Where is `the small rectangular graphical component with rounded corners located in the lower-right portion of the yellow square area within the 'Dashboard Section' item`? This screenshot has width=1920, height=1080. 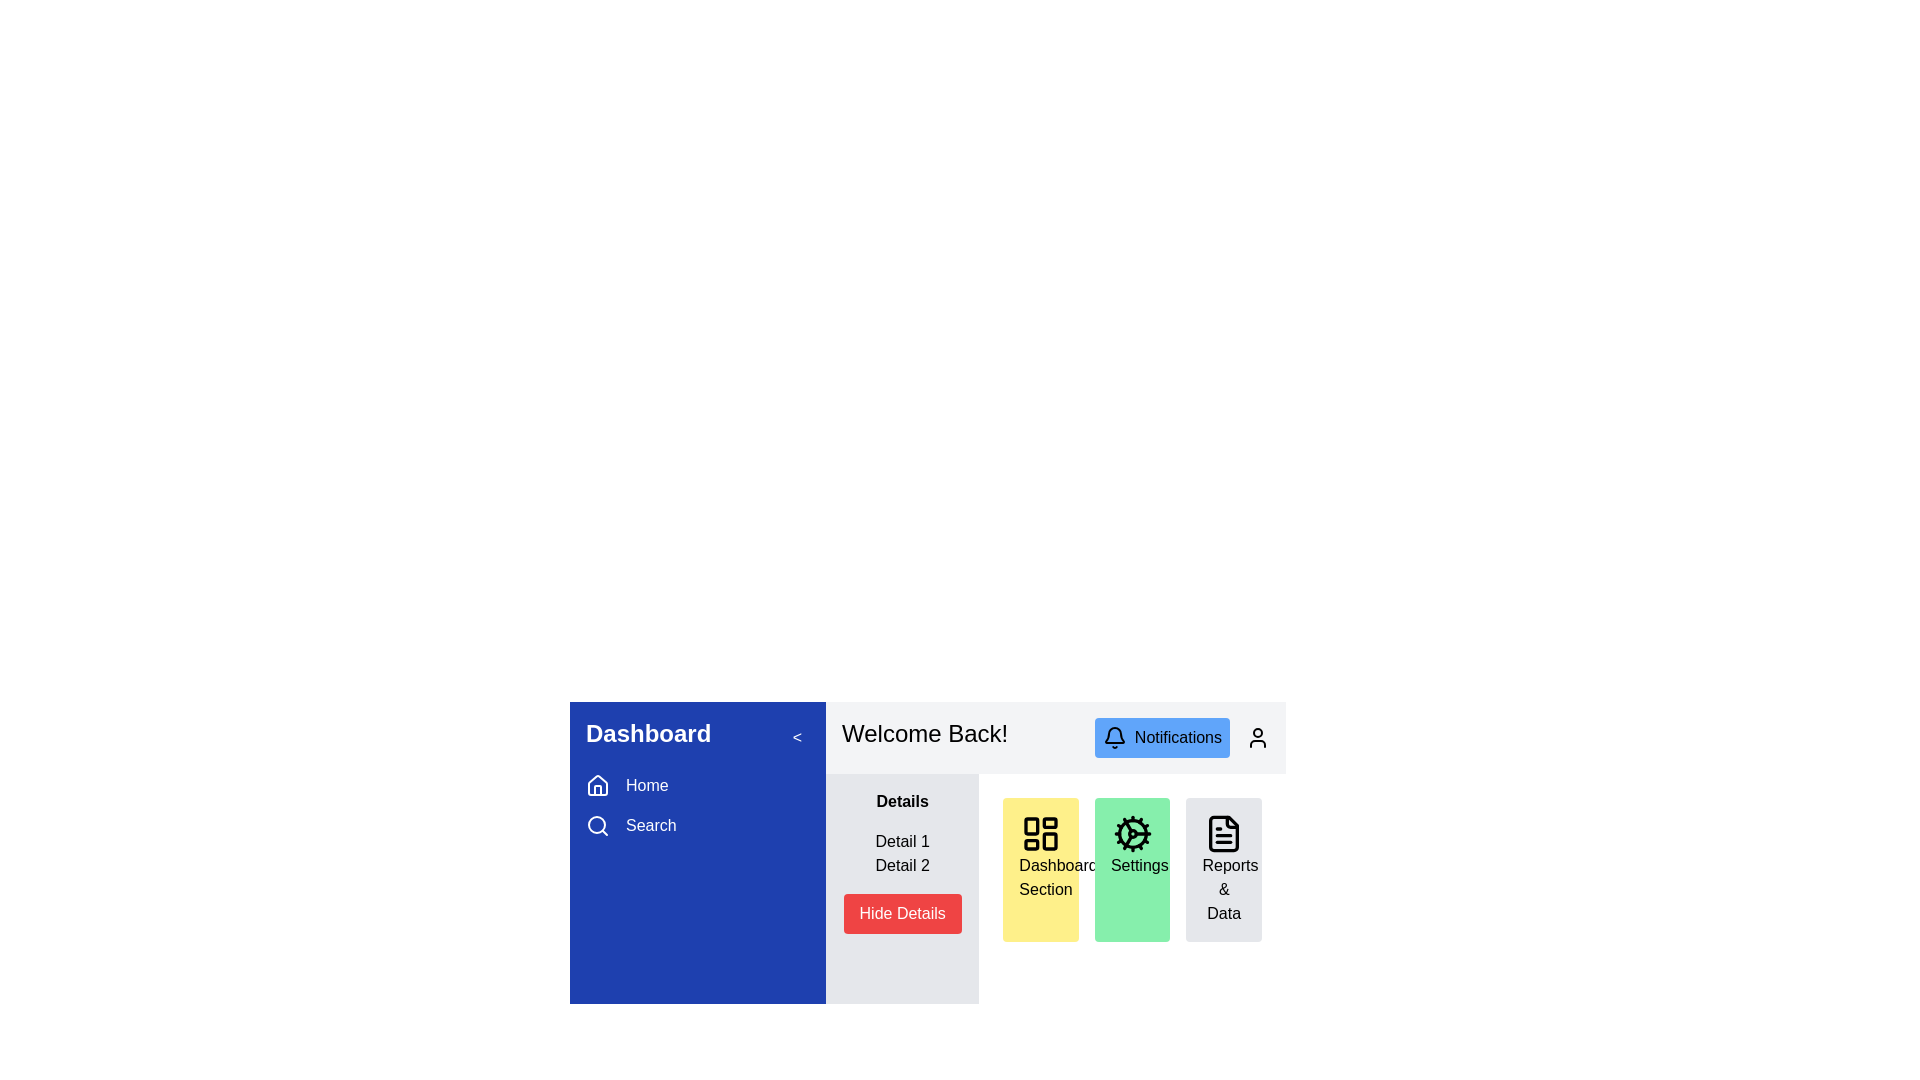 the small rectangular graphical component with rounded corners located in the lower-right portion of the yellow square area within the 'Dashboard Section' item is located at coordinates (1049, 841).